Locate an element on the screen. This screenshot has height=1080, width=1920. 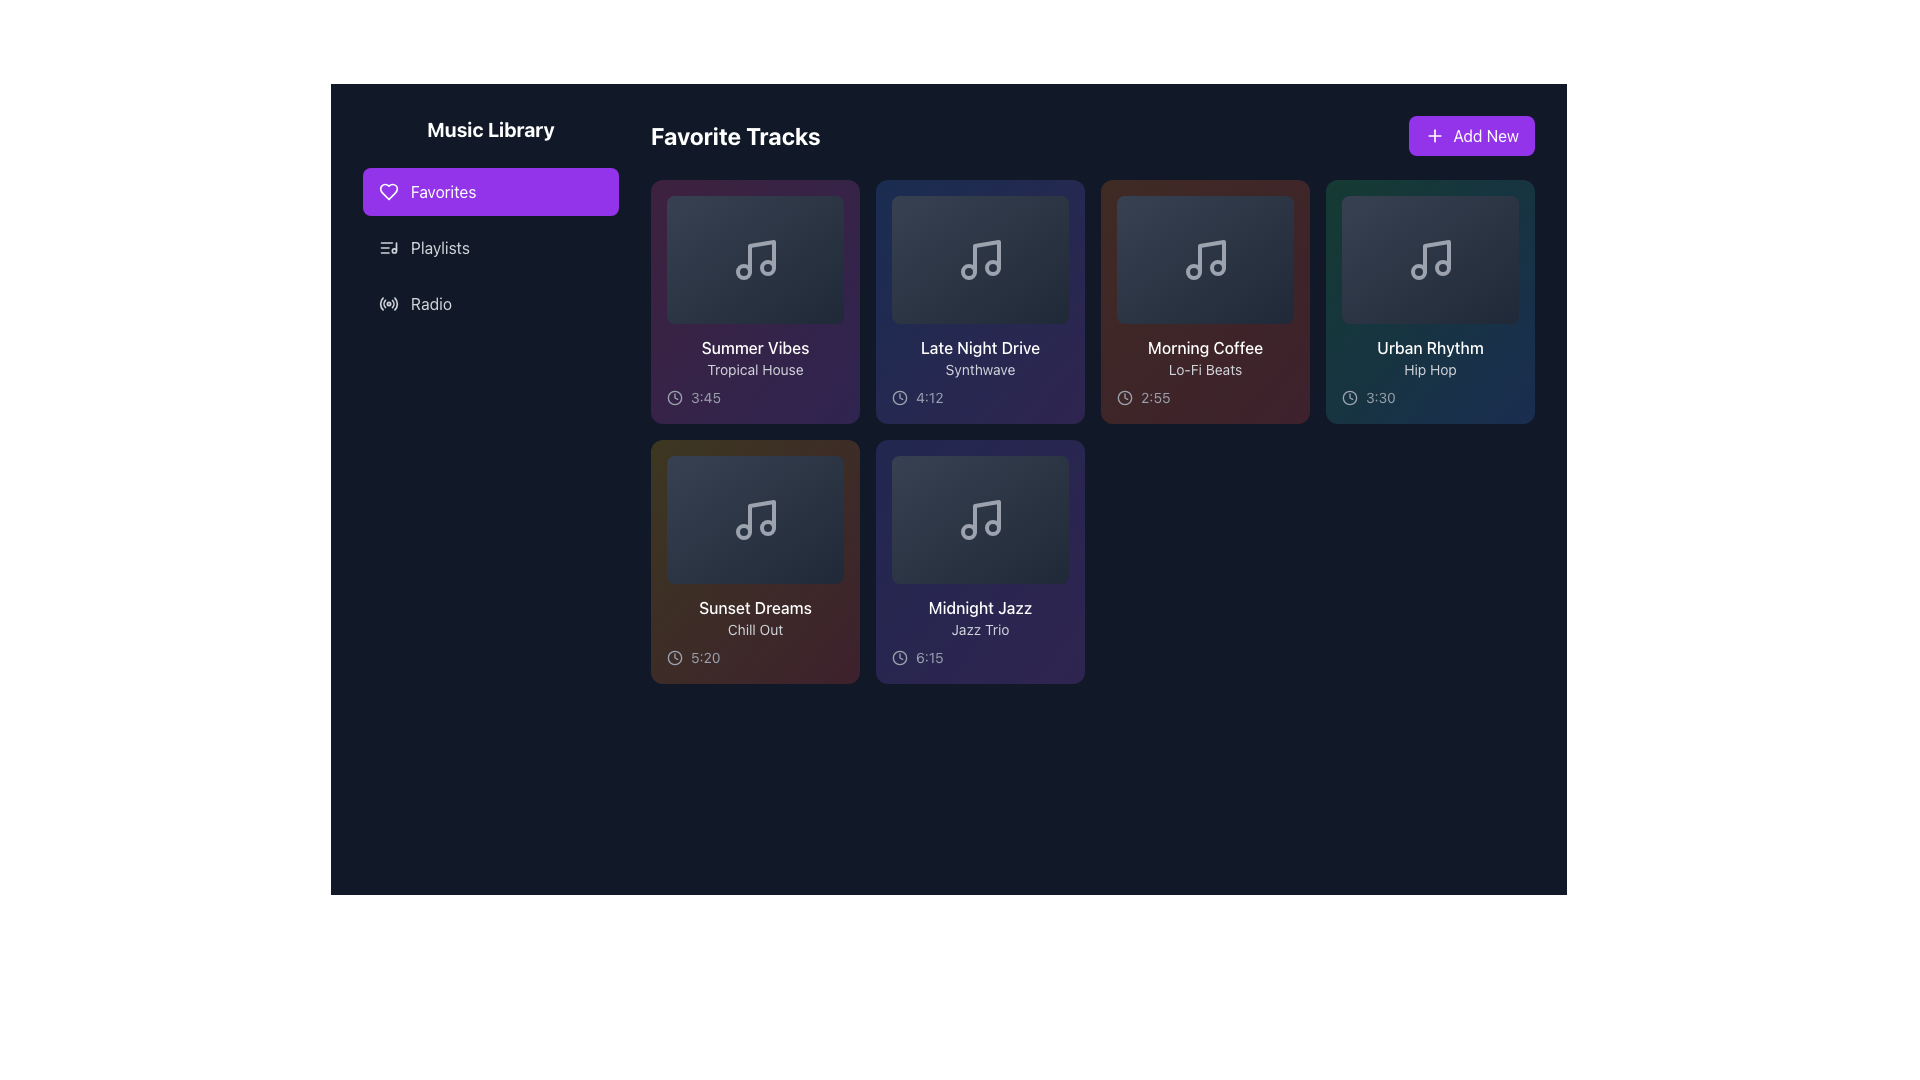
the decorative circle element within the 'Summer Vibes' music card, located in the upper-left quadrant of the icon is located at coordinates (742, 272).